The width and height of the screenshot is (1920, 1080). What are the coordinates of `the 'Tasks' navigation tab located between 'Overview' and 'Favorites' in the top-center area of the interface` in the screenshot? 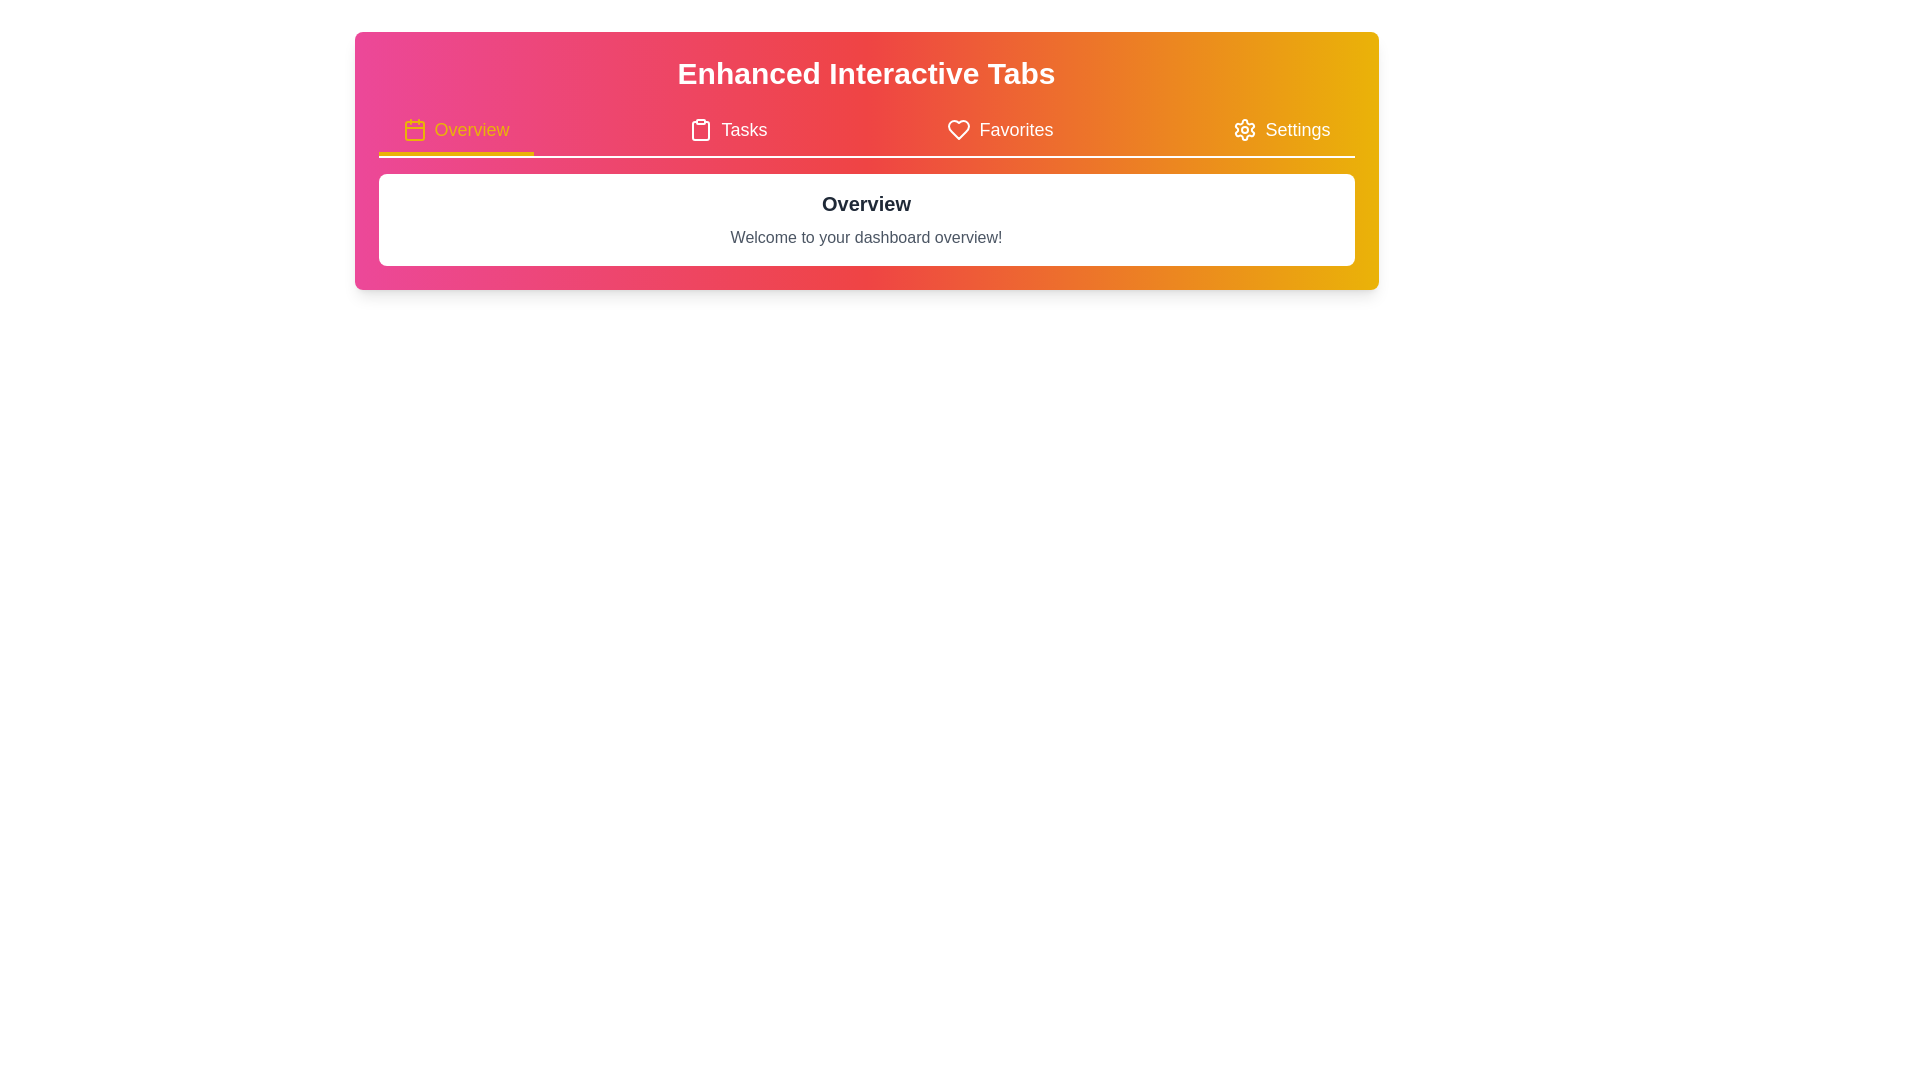 It's located at (727, 131).